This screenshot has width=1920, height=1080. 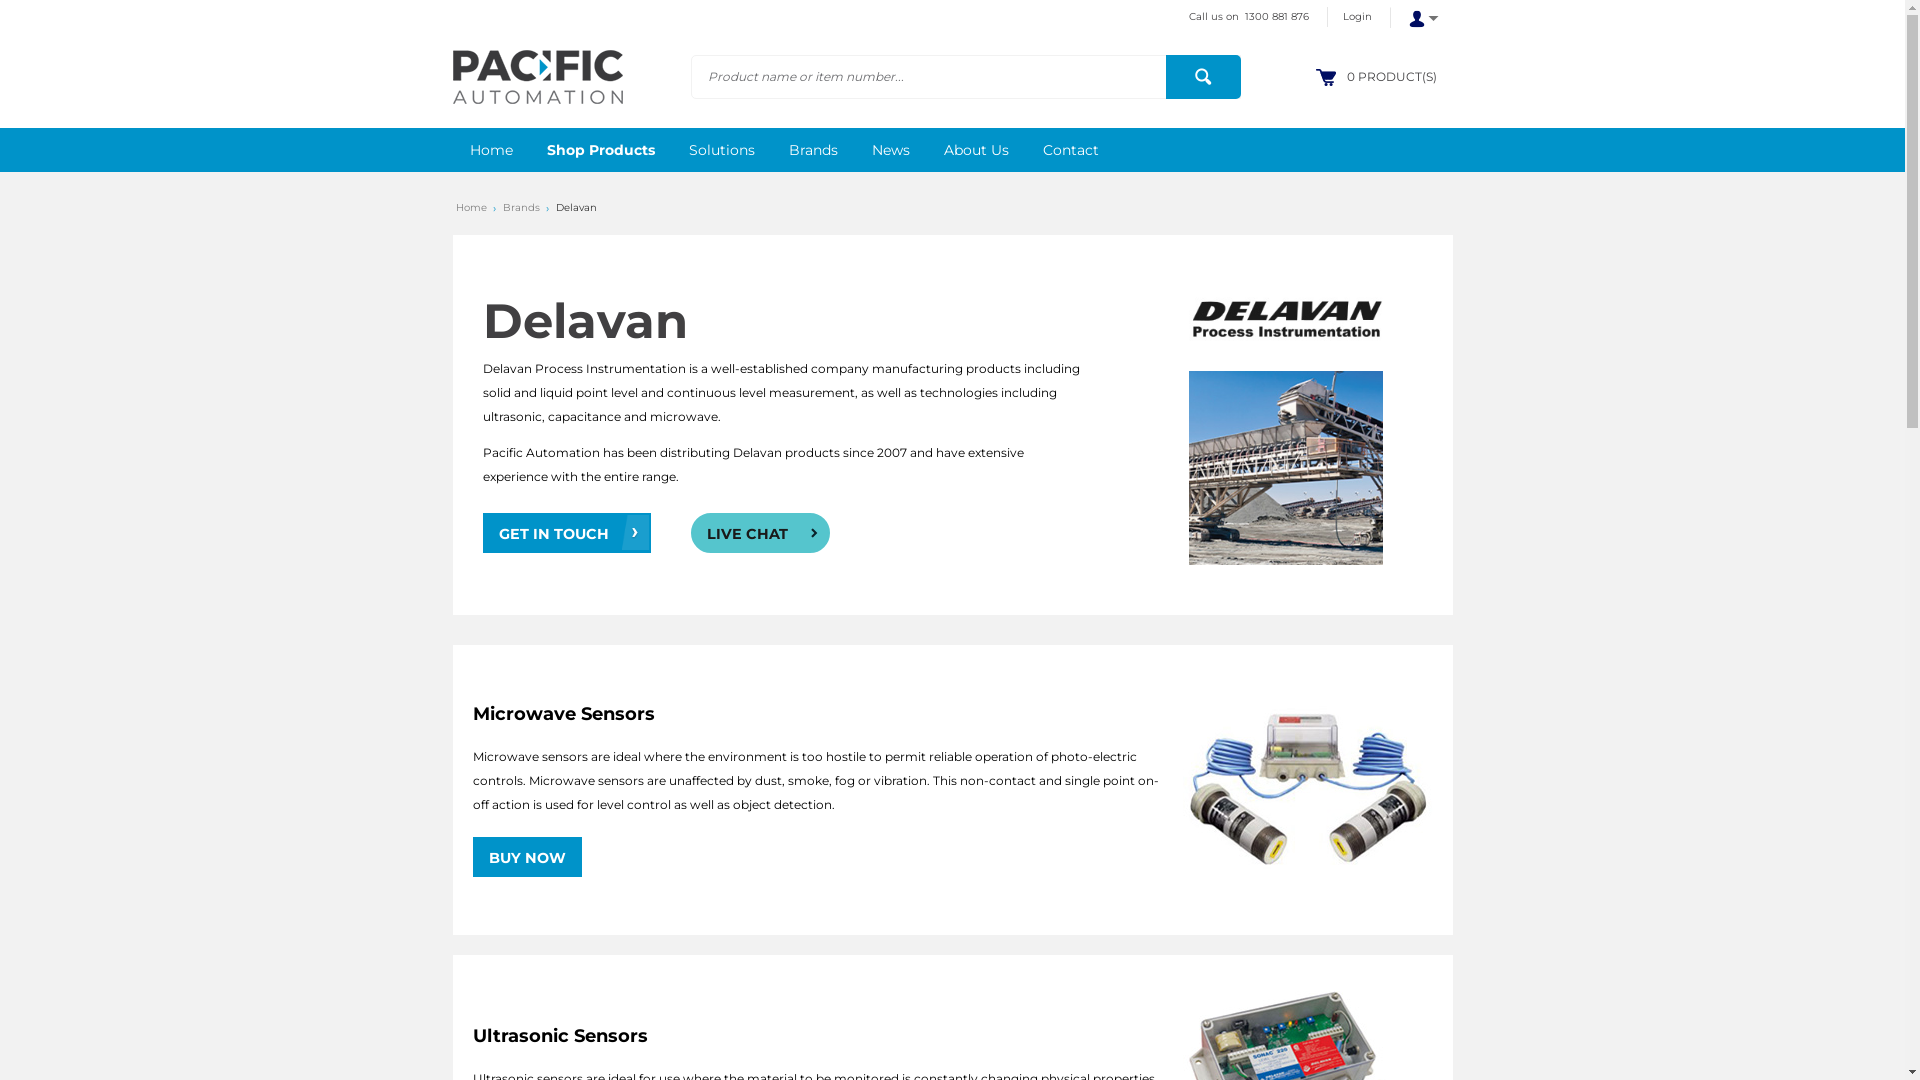 What do you see at coordinates (1069, 149) in the screenshot?
I see `'Contact'` at bounding box center [1069, 149].